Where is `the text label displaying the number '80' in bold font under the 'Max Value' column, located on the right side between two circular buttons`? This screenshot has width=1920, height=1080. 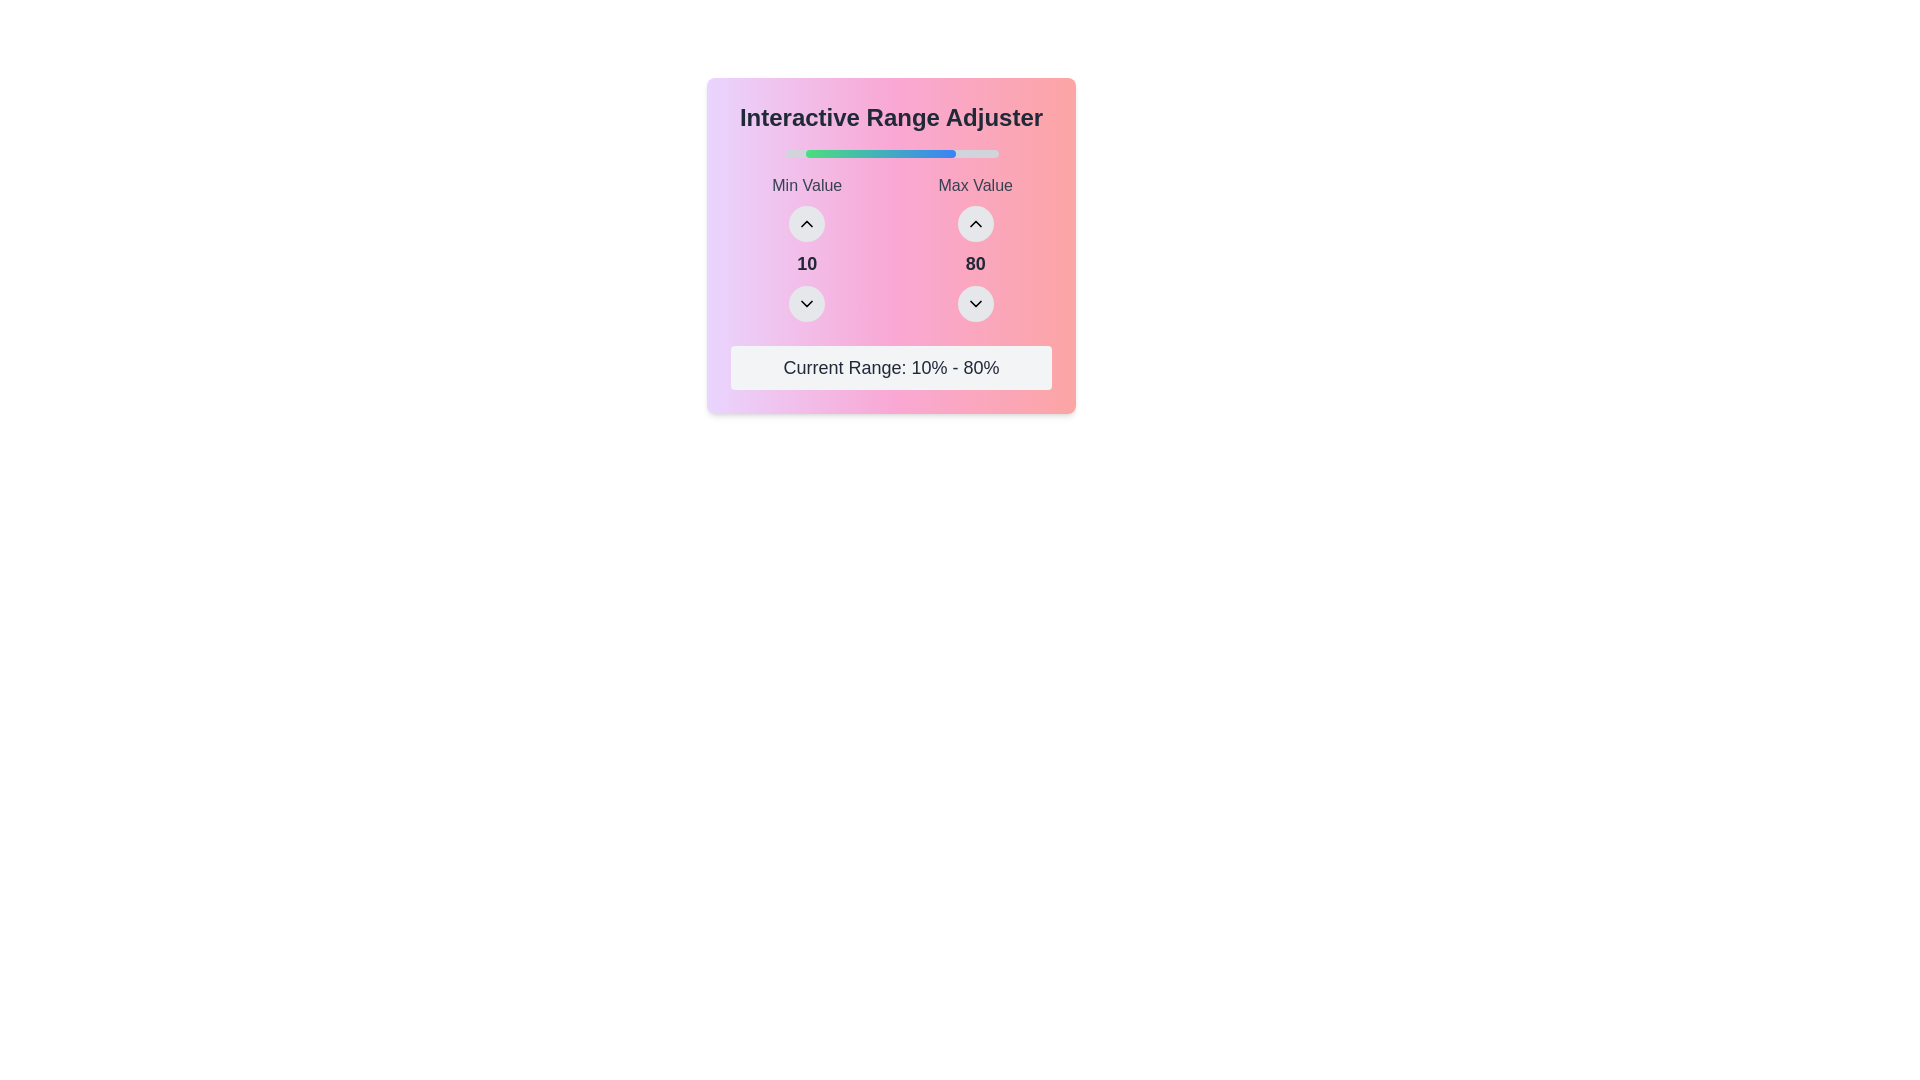
the text label displaying the number '80' in bold font under the 'Max Value' column, located on the right side between two circular buttons is located at coordinates (975, 262).